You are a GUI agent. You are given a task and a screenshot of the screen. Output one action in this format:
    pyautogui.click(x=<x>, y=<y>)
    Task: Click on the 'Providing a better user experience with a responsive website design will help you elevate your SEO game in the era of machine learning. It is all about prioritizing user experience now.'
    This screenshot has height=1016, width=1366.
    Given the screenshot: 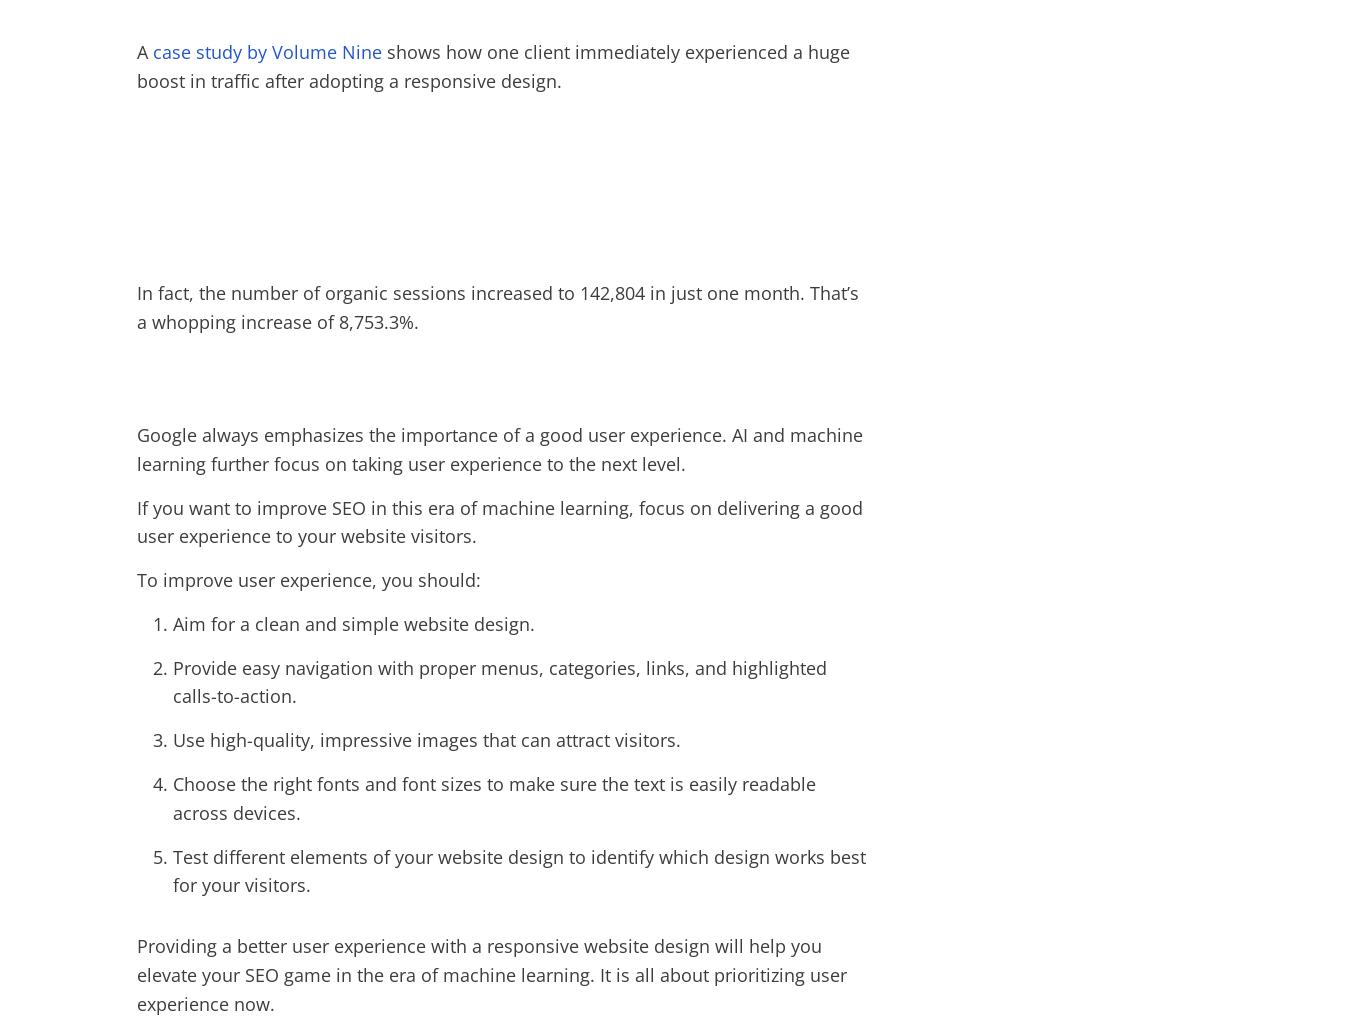 What is the action you would take?
    pyautogui.click(x=136, y=974)
    